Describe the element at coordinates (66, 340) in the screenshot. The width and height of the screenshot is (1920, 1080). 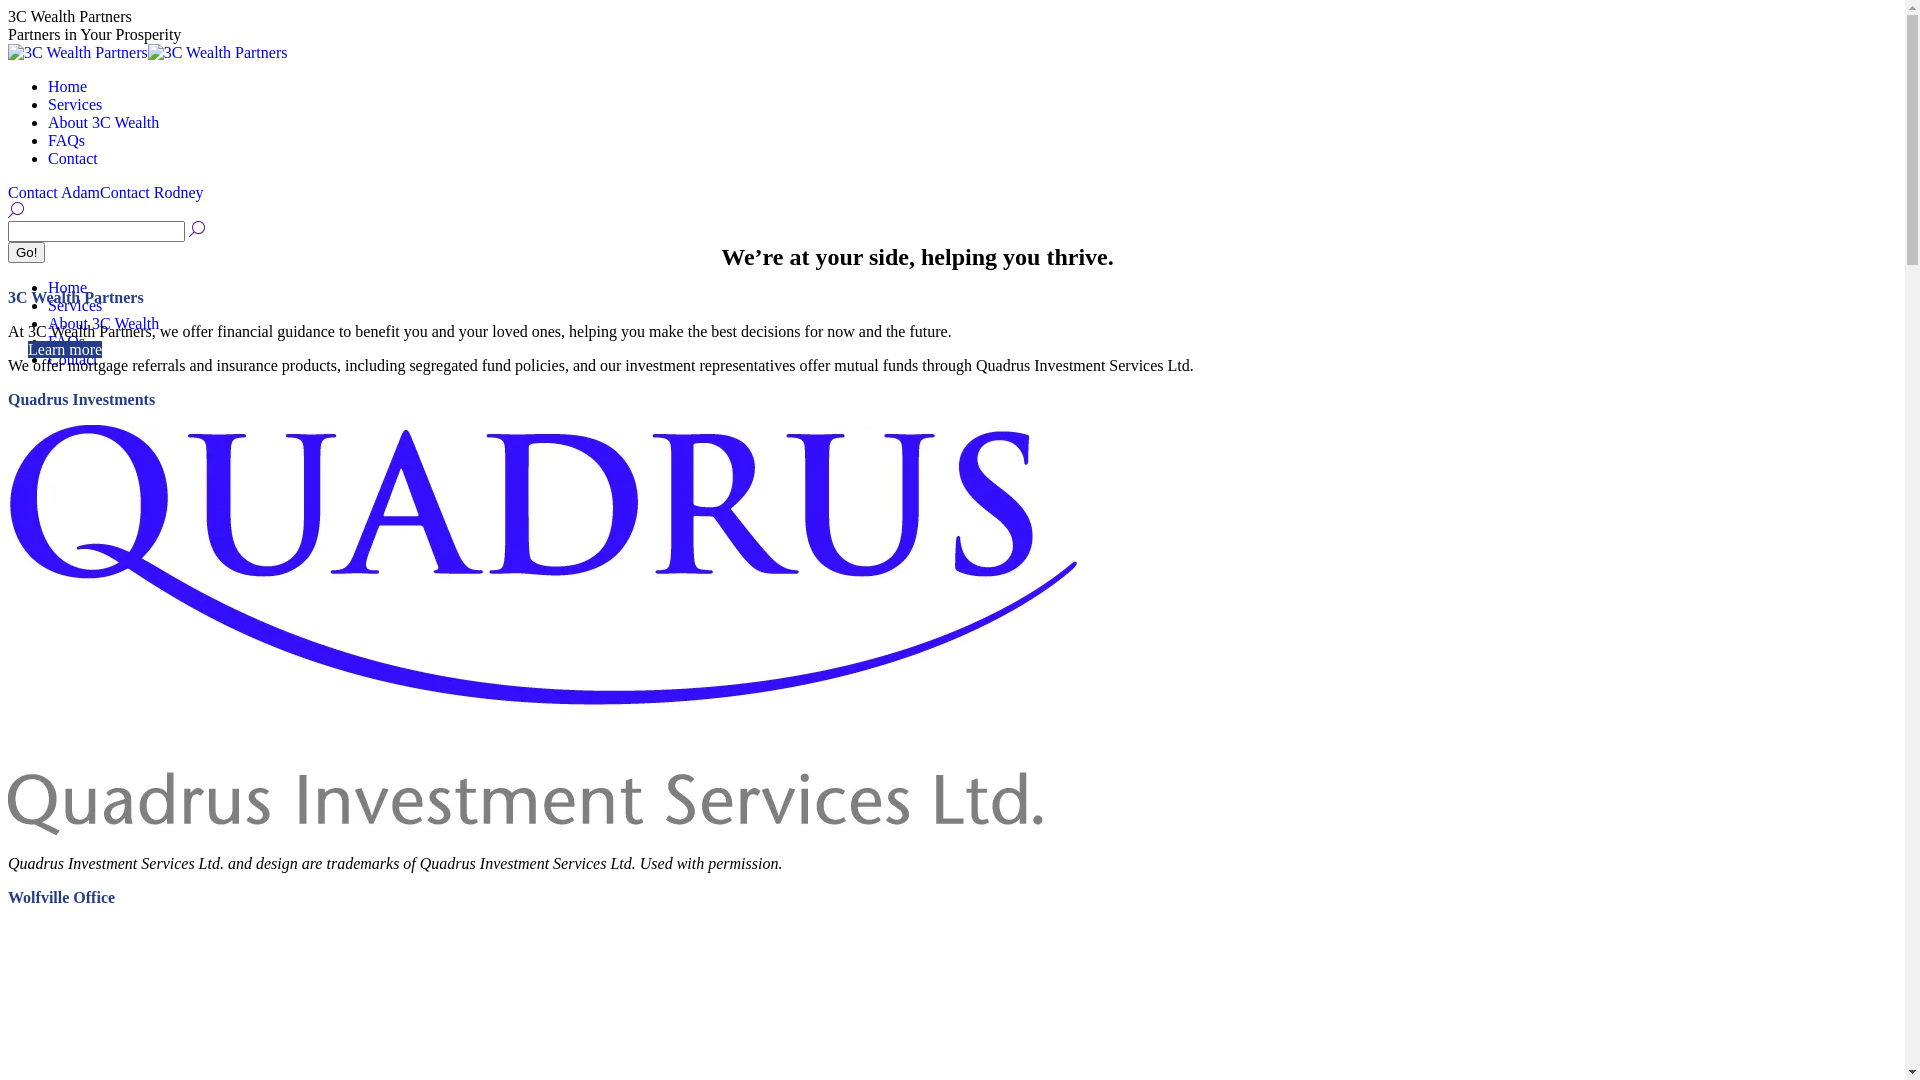
I see `'FAQs'` at that location.